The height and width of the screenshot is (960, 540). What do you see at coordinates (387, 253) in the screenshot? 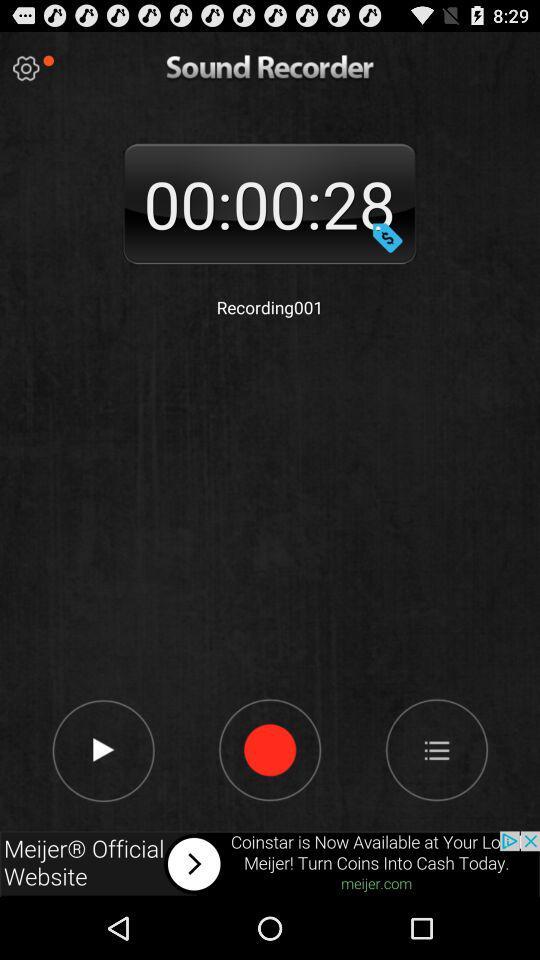
I see `the label icon` at bounding box center [387, 253].